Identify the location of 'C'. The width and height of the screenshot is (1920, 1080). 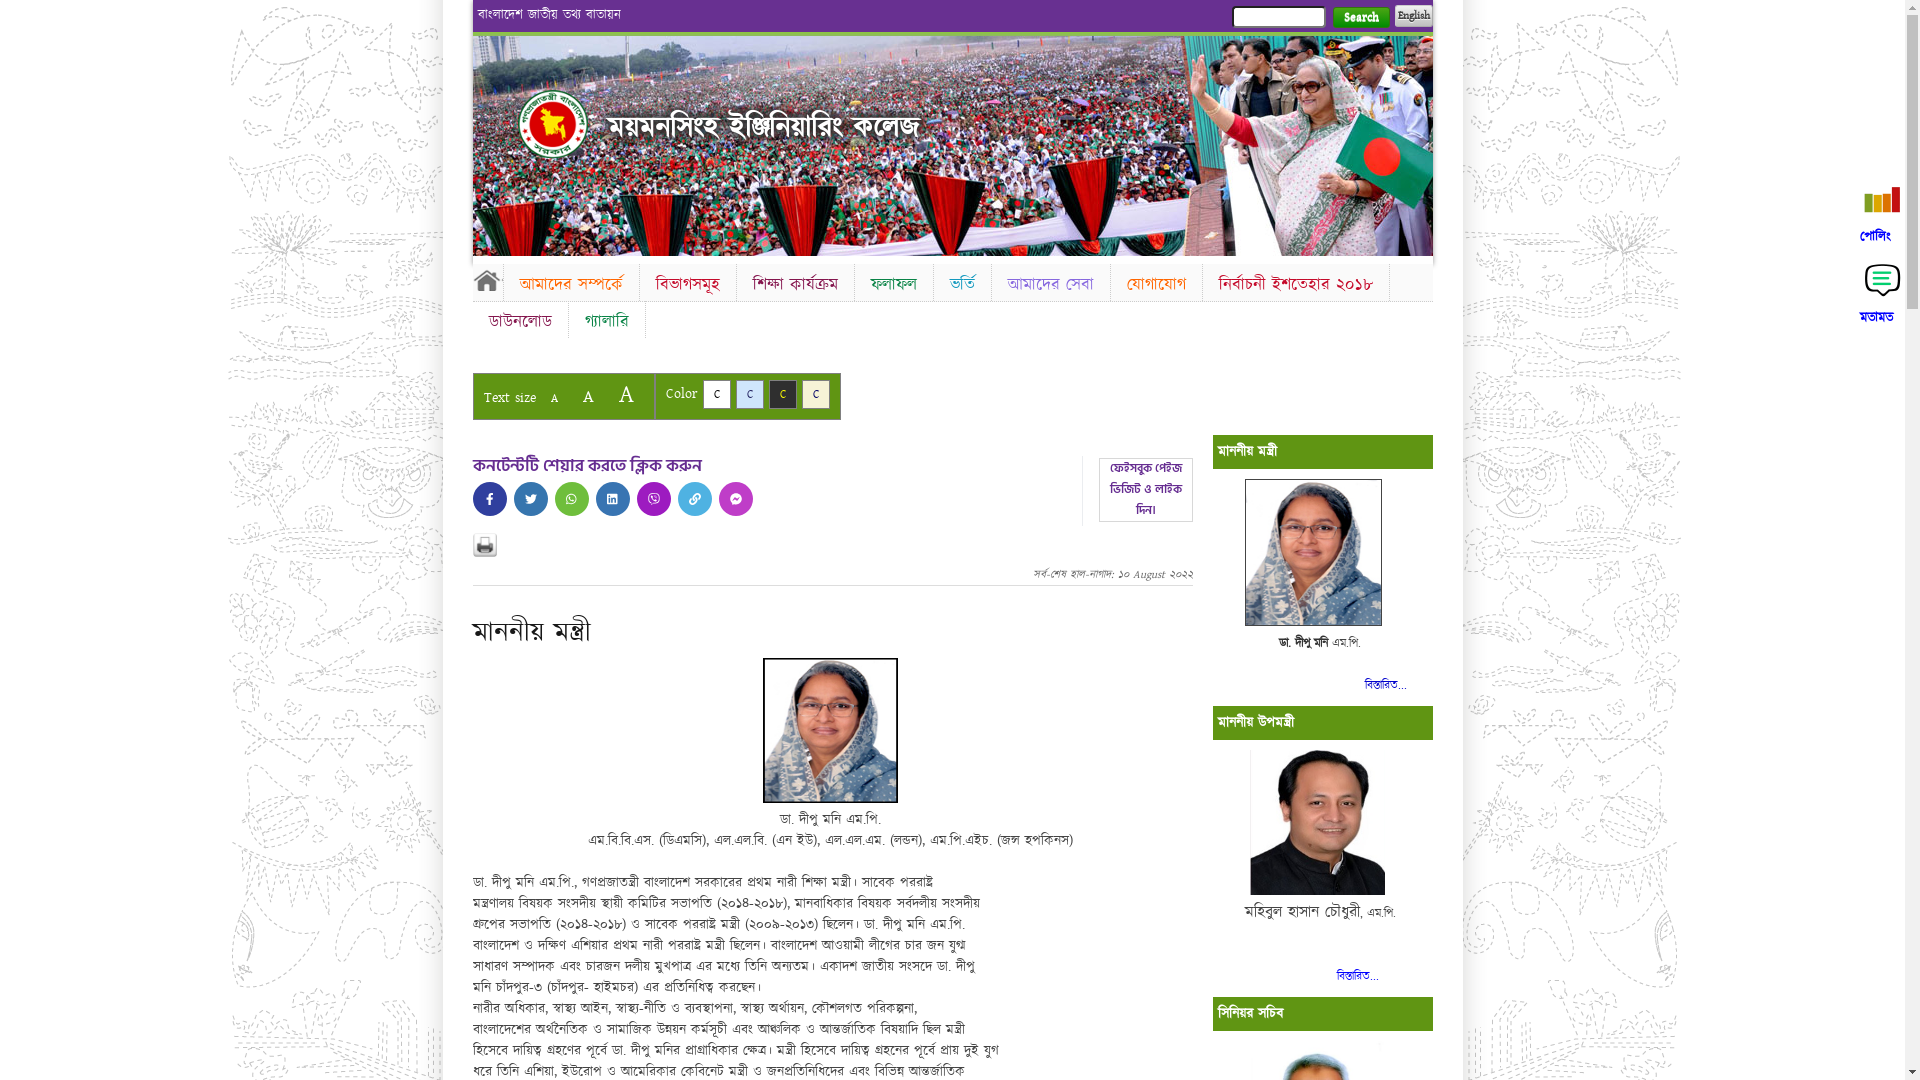
(715, 394).